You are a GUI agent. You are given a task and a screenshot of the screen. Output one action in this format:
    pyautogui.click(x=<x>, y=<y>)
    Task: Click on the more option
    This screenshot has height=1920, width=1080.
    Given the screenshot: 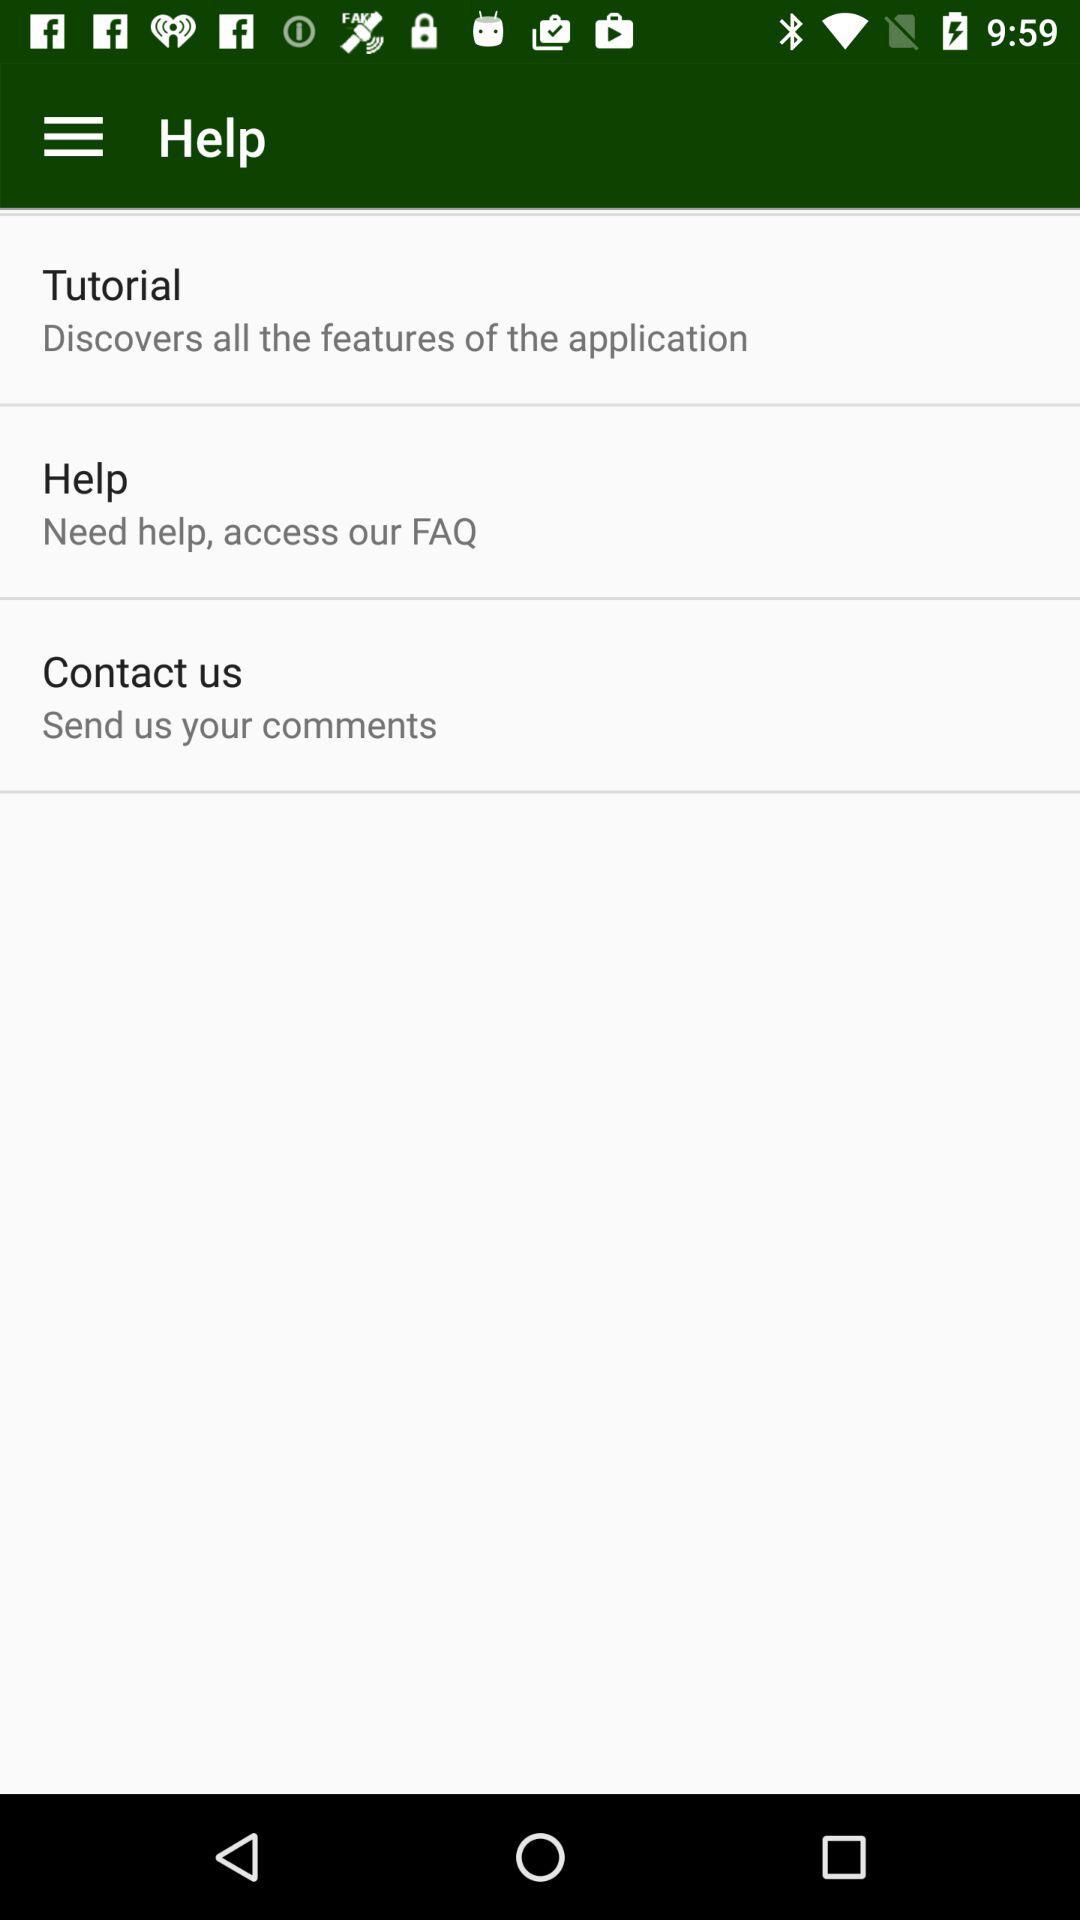 What is the action you would take?
    pyautogui.click(x=72, y=135)
    